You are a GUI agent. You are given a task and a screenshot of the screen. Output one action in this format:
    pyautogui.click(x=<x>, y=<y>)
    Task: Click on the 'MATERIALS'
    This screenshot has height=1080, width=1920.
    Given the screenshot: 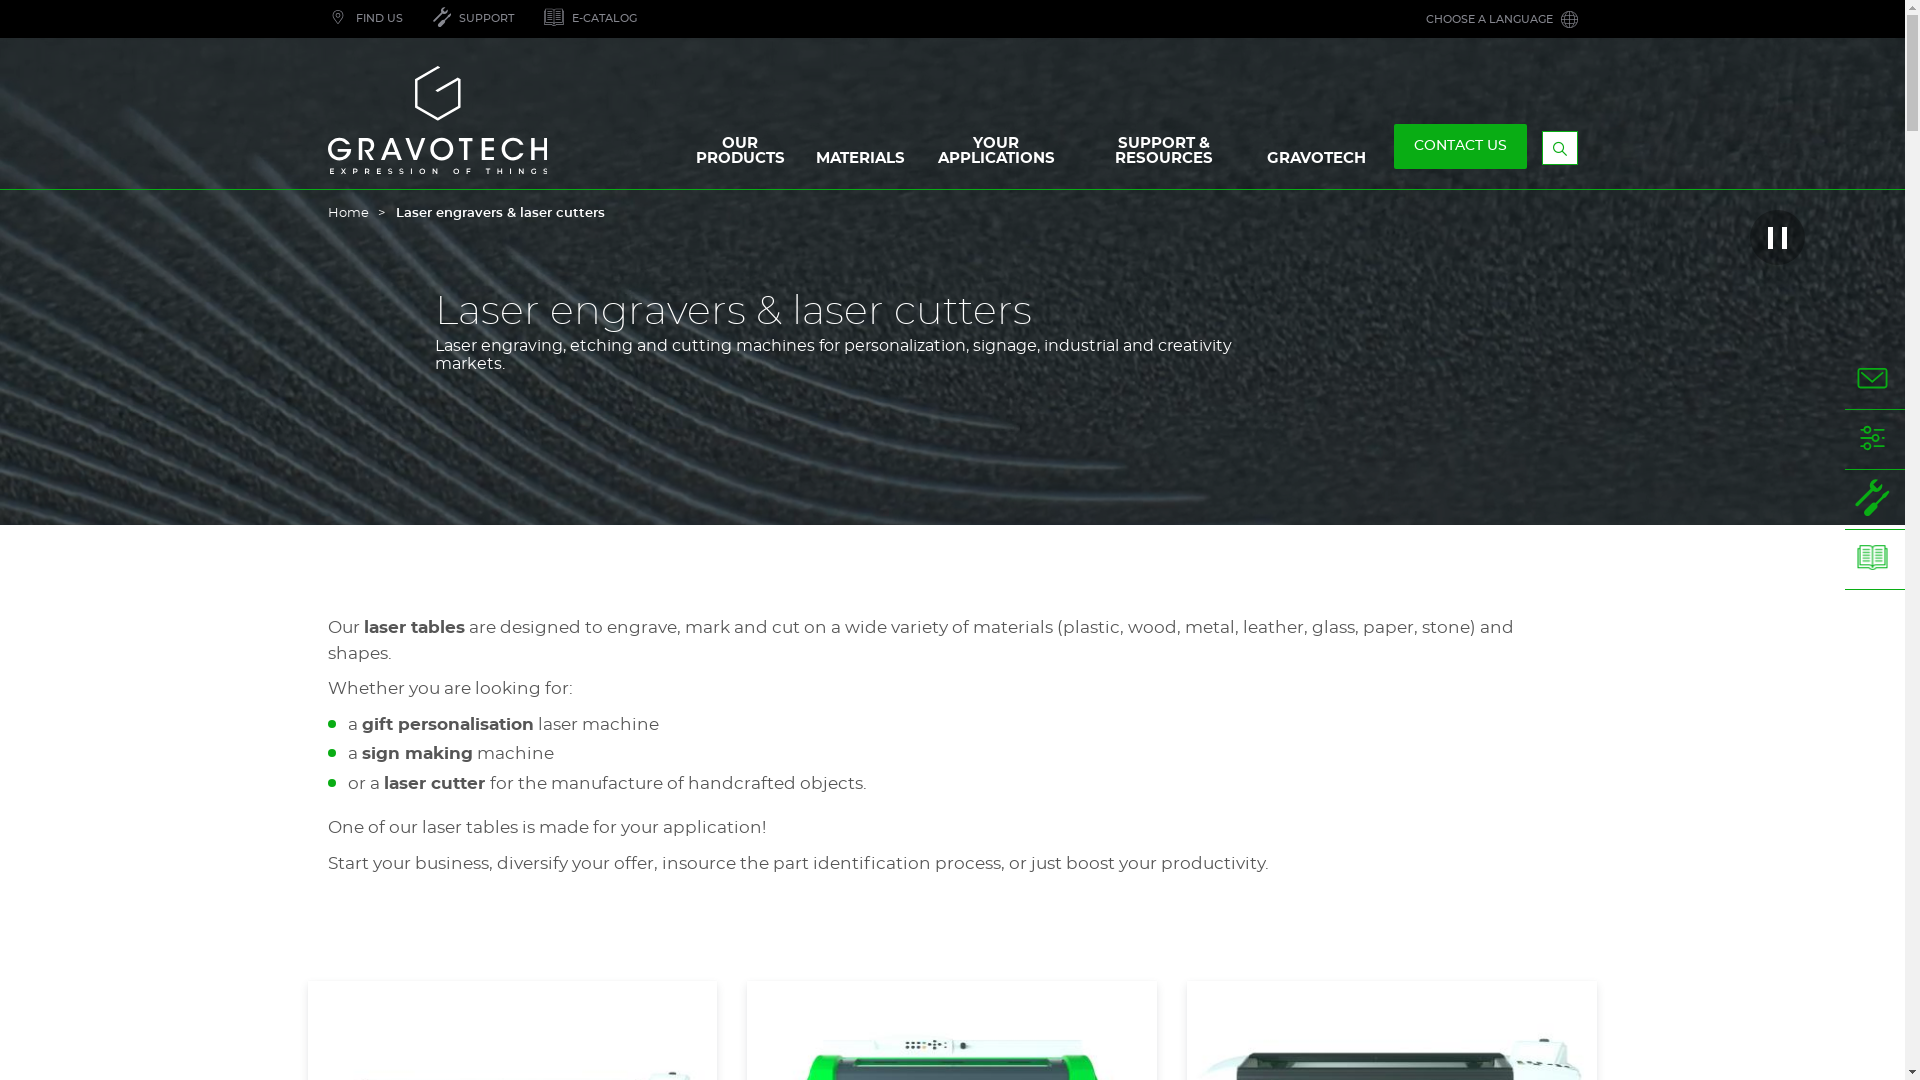 What is the action you would take?
    pyautogui.click(x=802, y=162)
    